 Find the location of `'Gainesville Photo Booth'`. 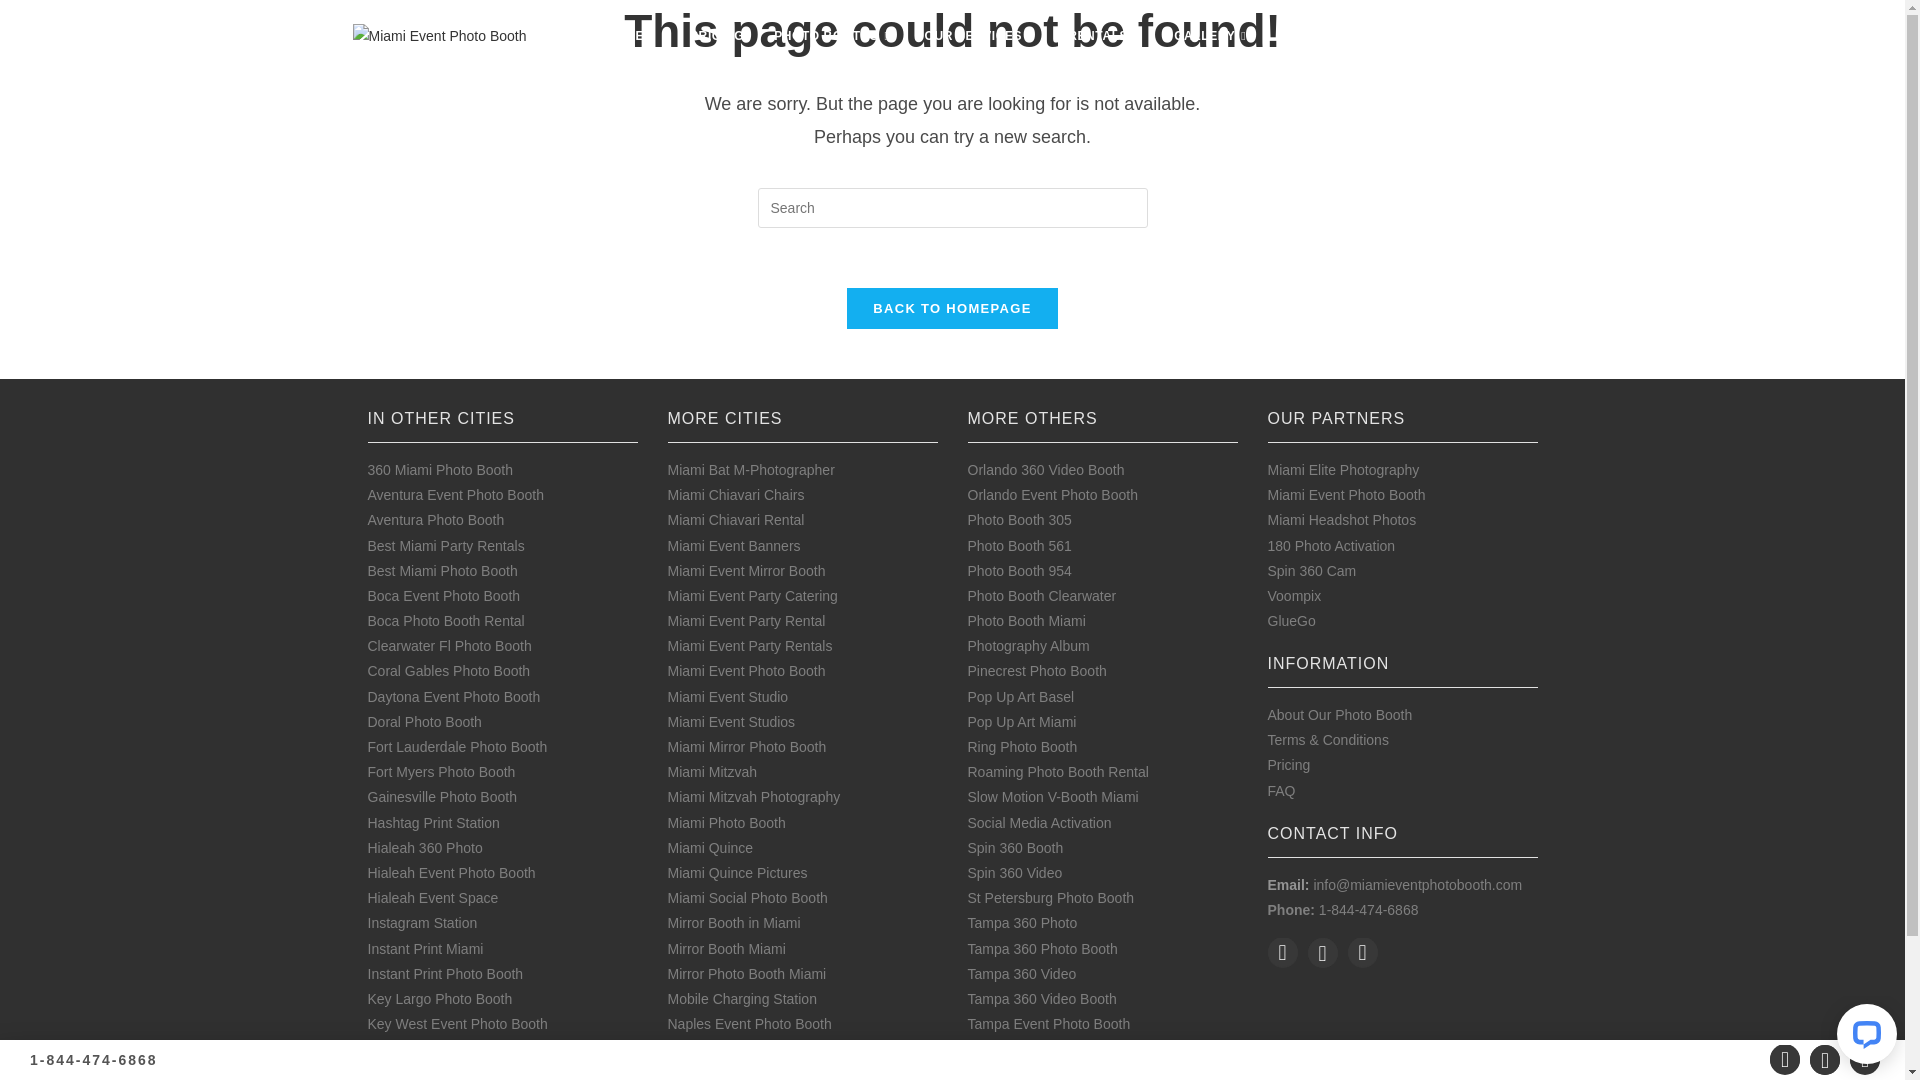

'Gainesville Photo Booth' is located at coordinates (441, 796).